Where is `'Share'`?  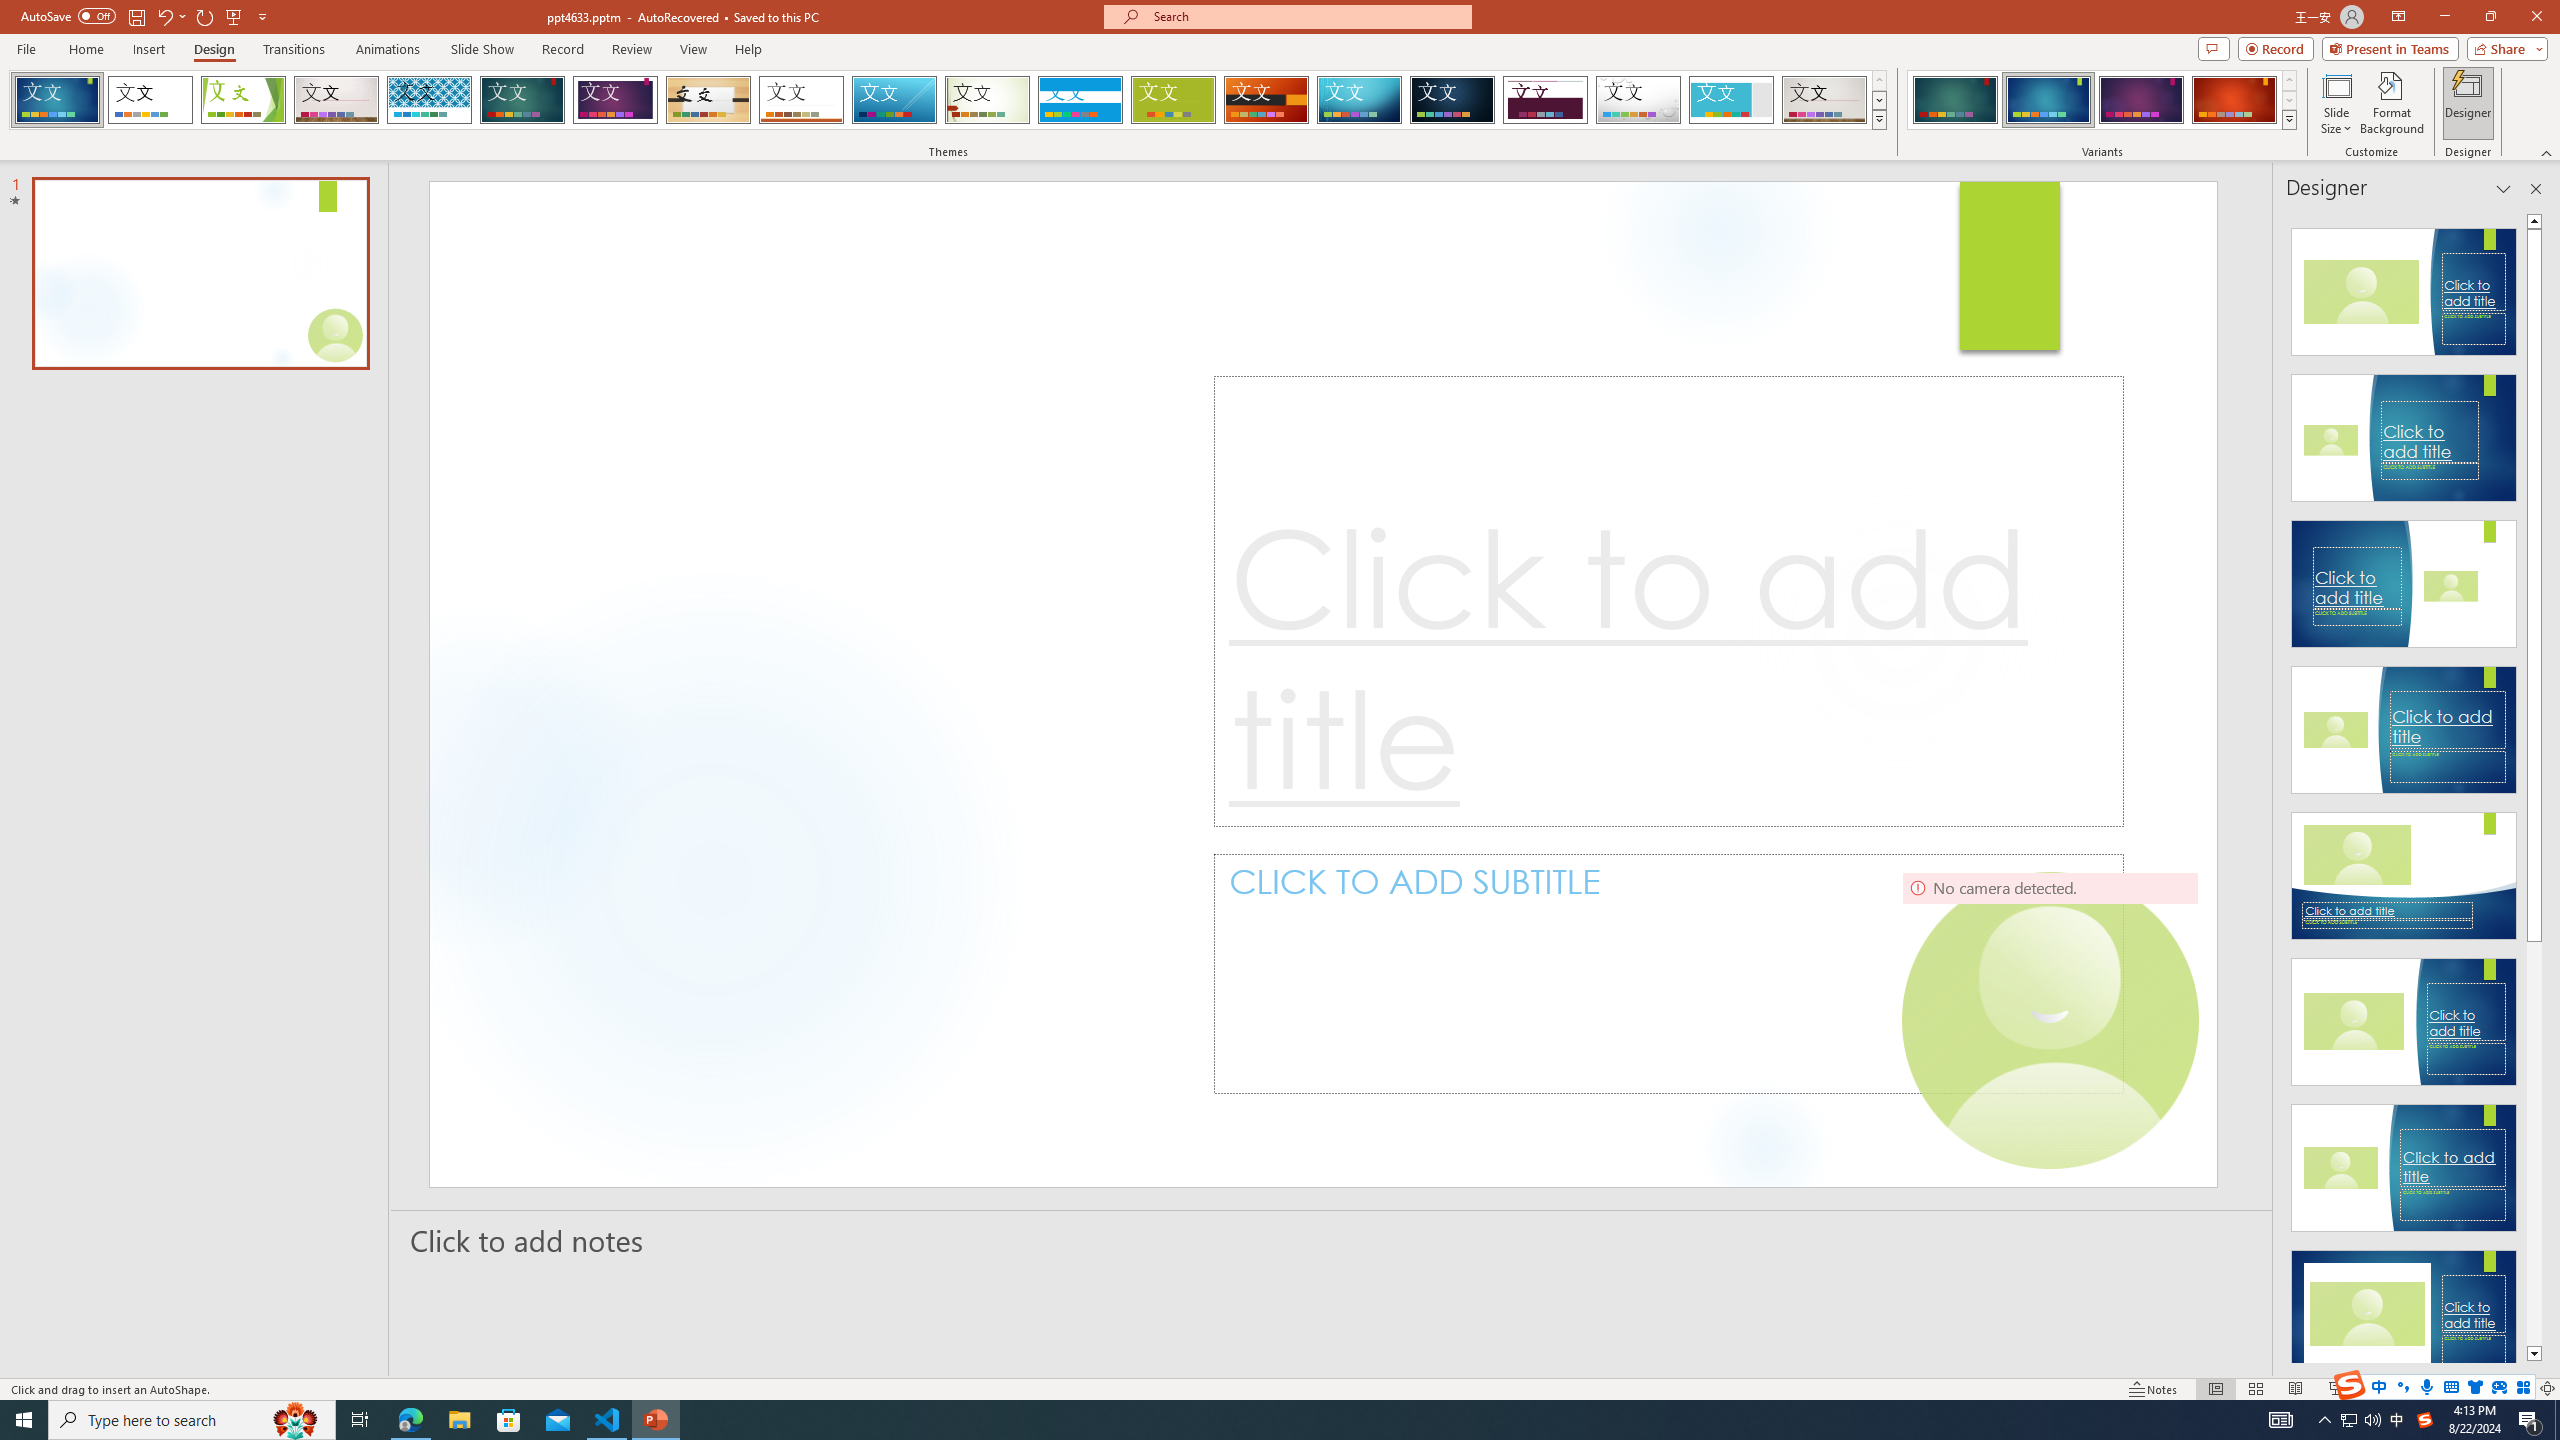 'Share' is located at coordinates (2502, 47).